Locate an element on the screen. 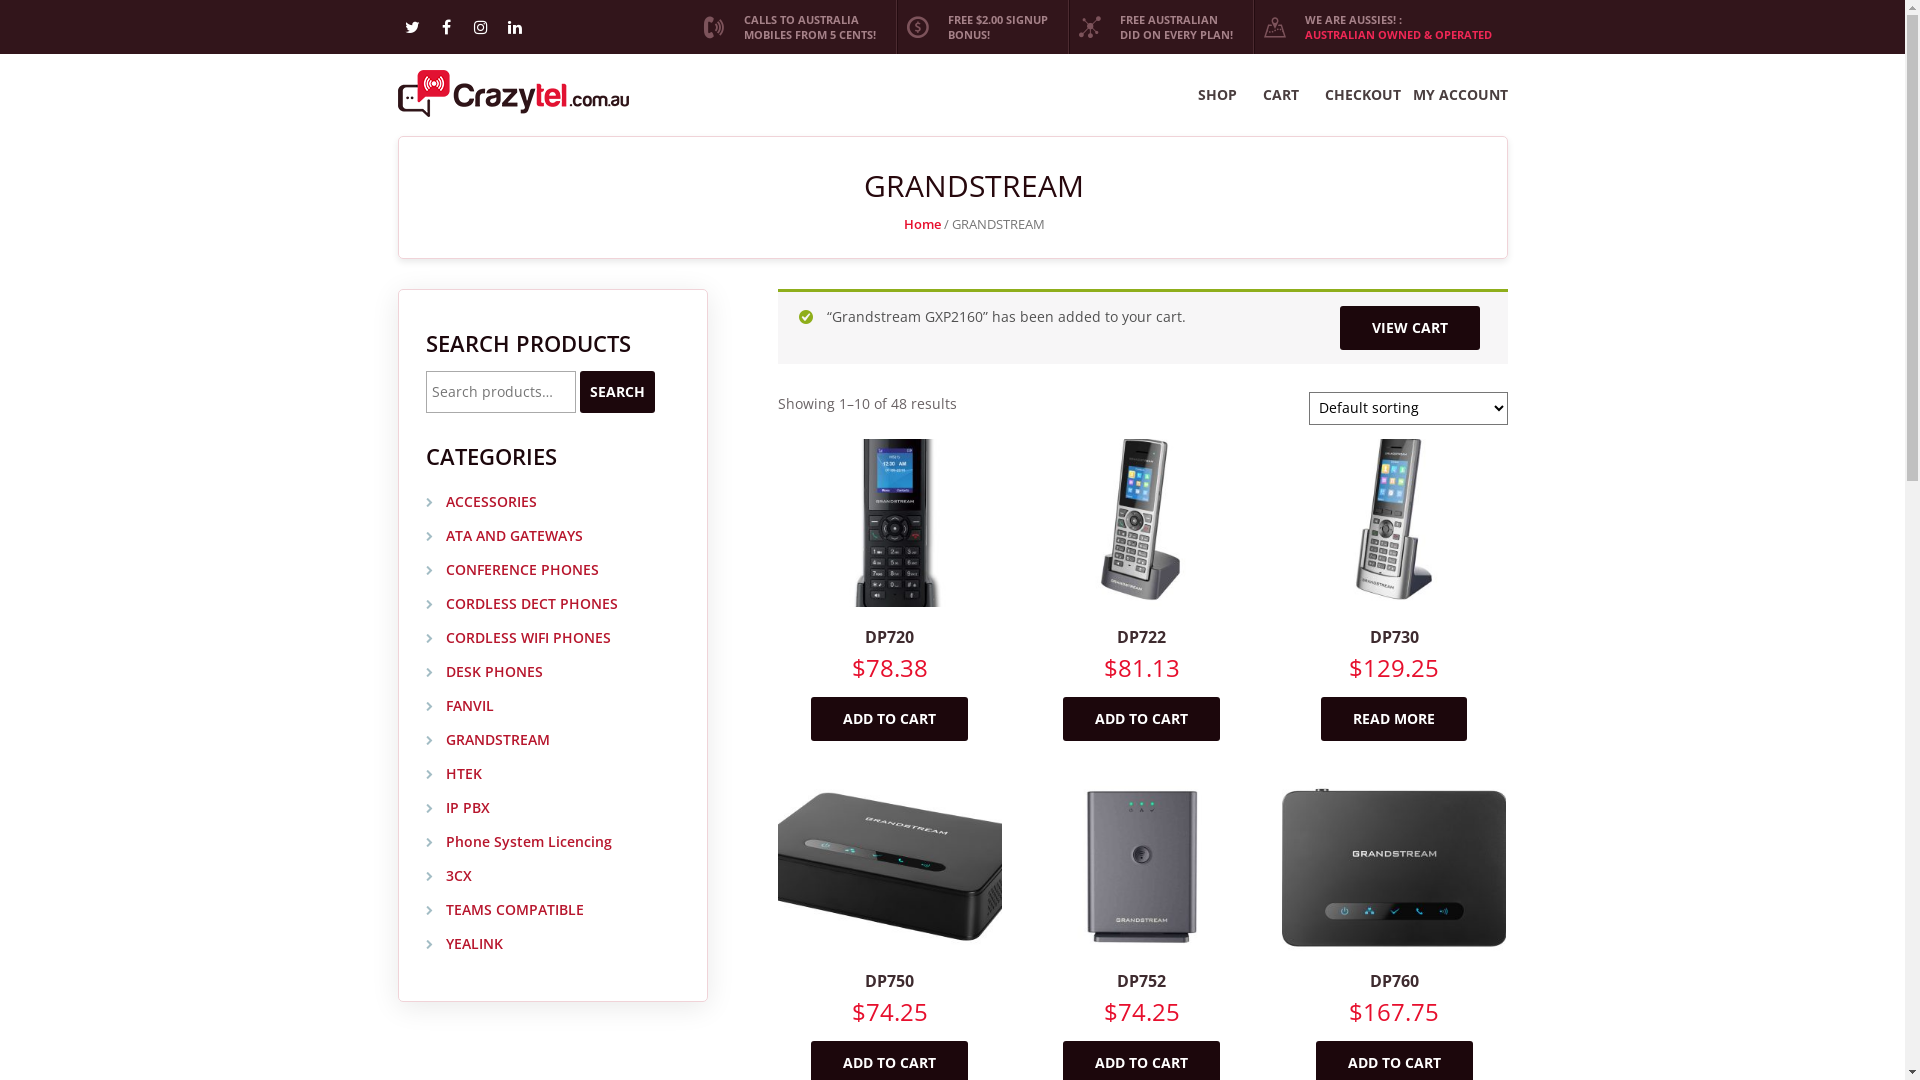  'FANVIL' is located at coordinates (459, 705).